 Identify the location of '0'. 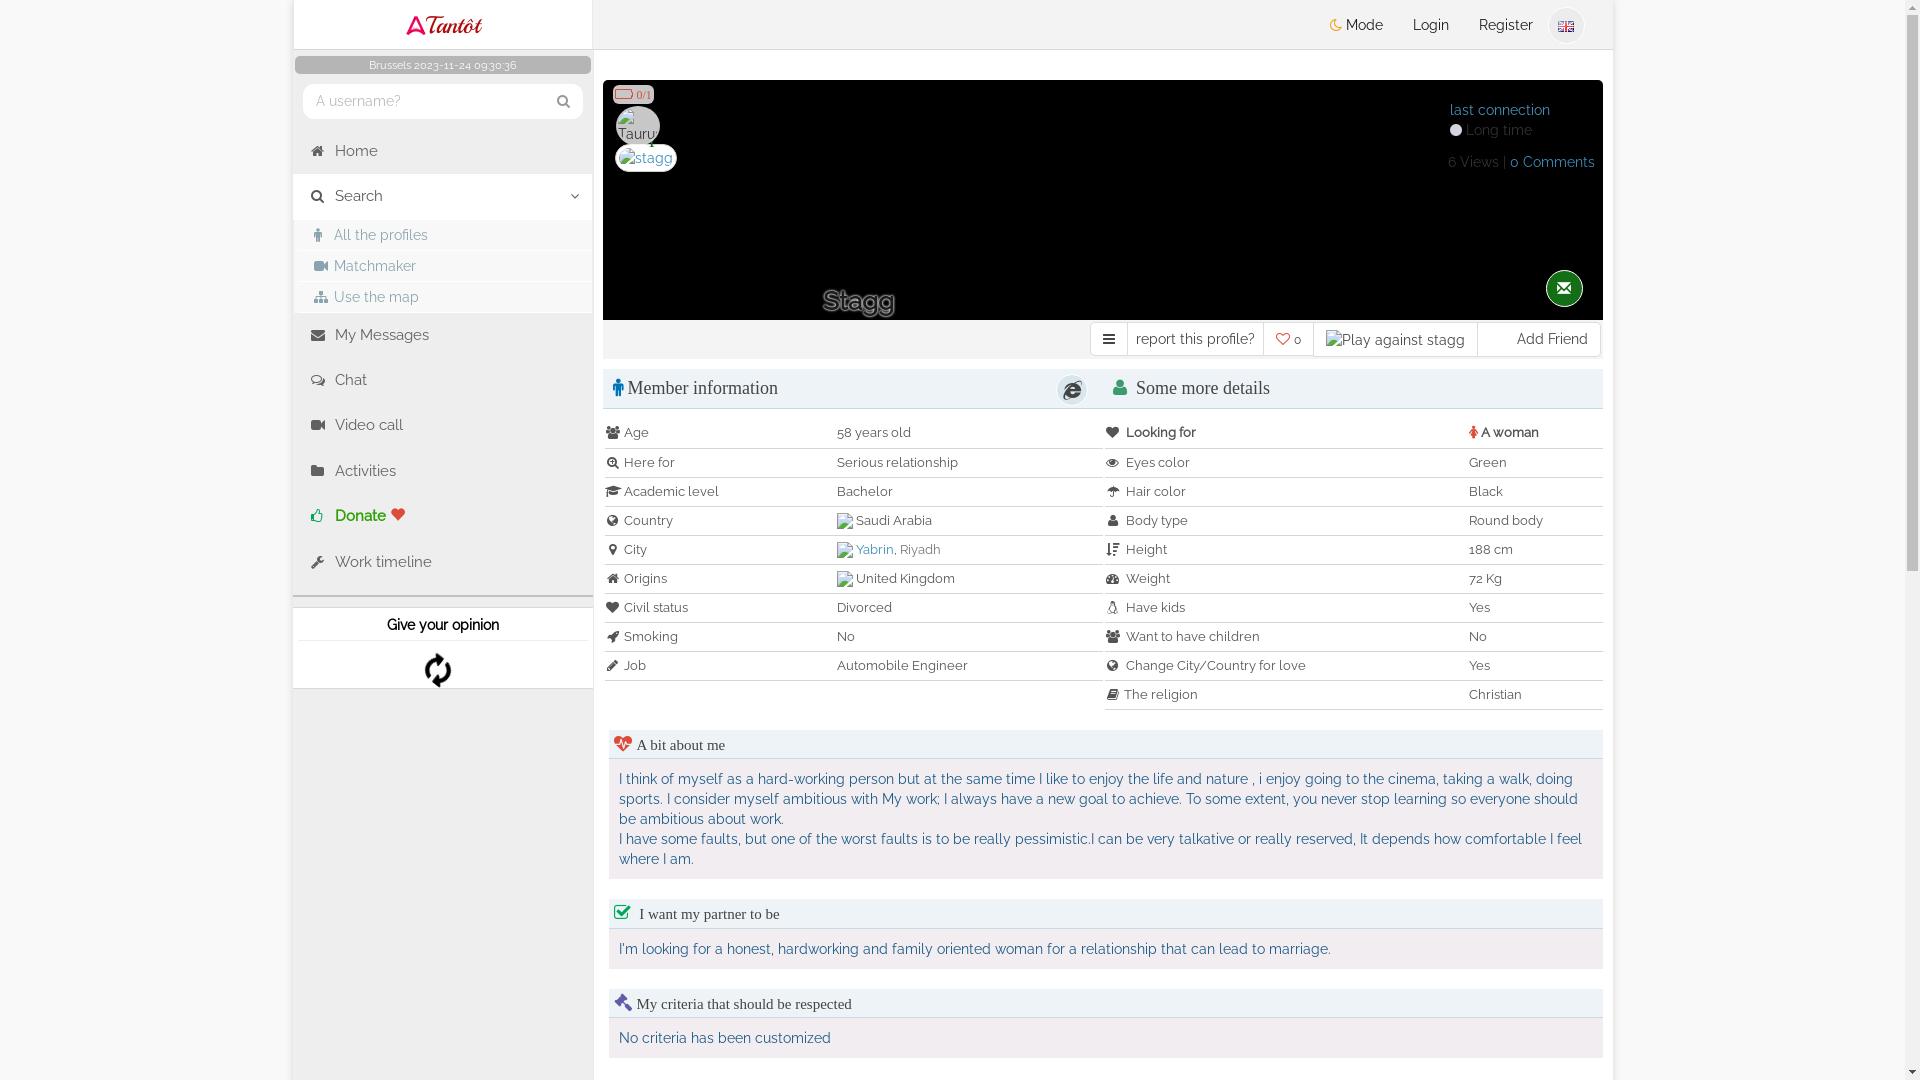
(1287, 338).